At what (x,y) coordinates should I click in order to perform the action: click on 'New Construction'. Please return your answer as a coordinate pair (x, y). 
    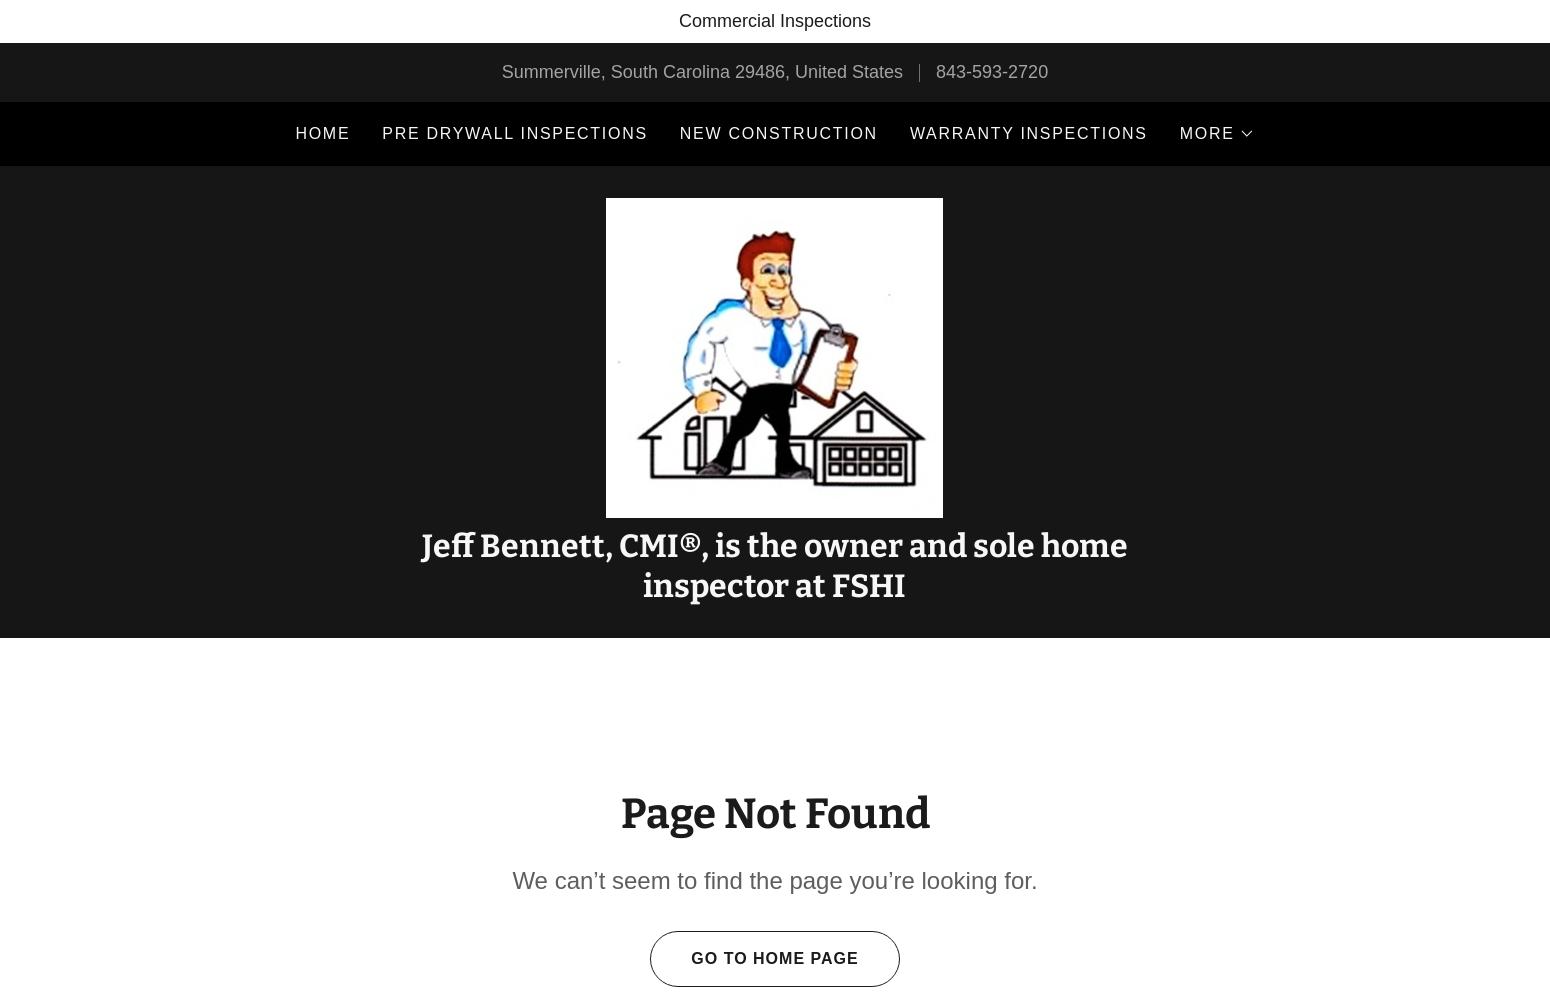
    Looking at the image, I should click on (776, 133).